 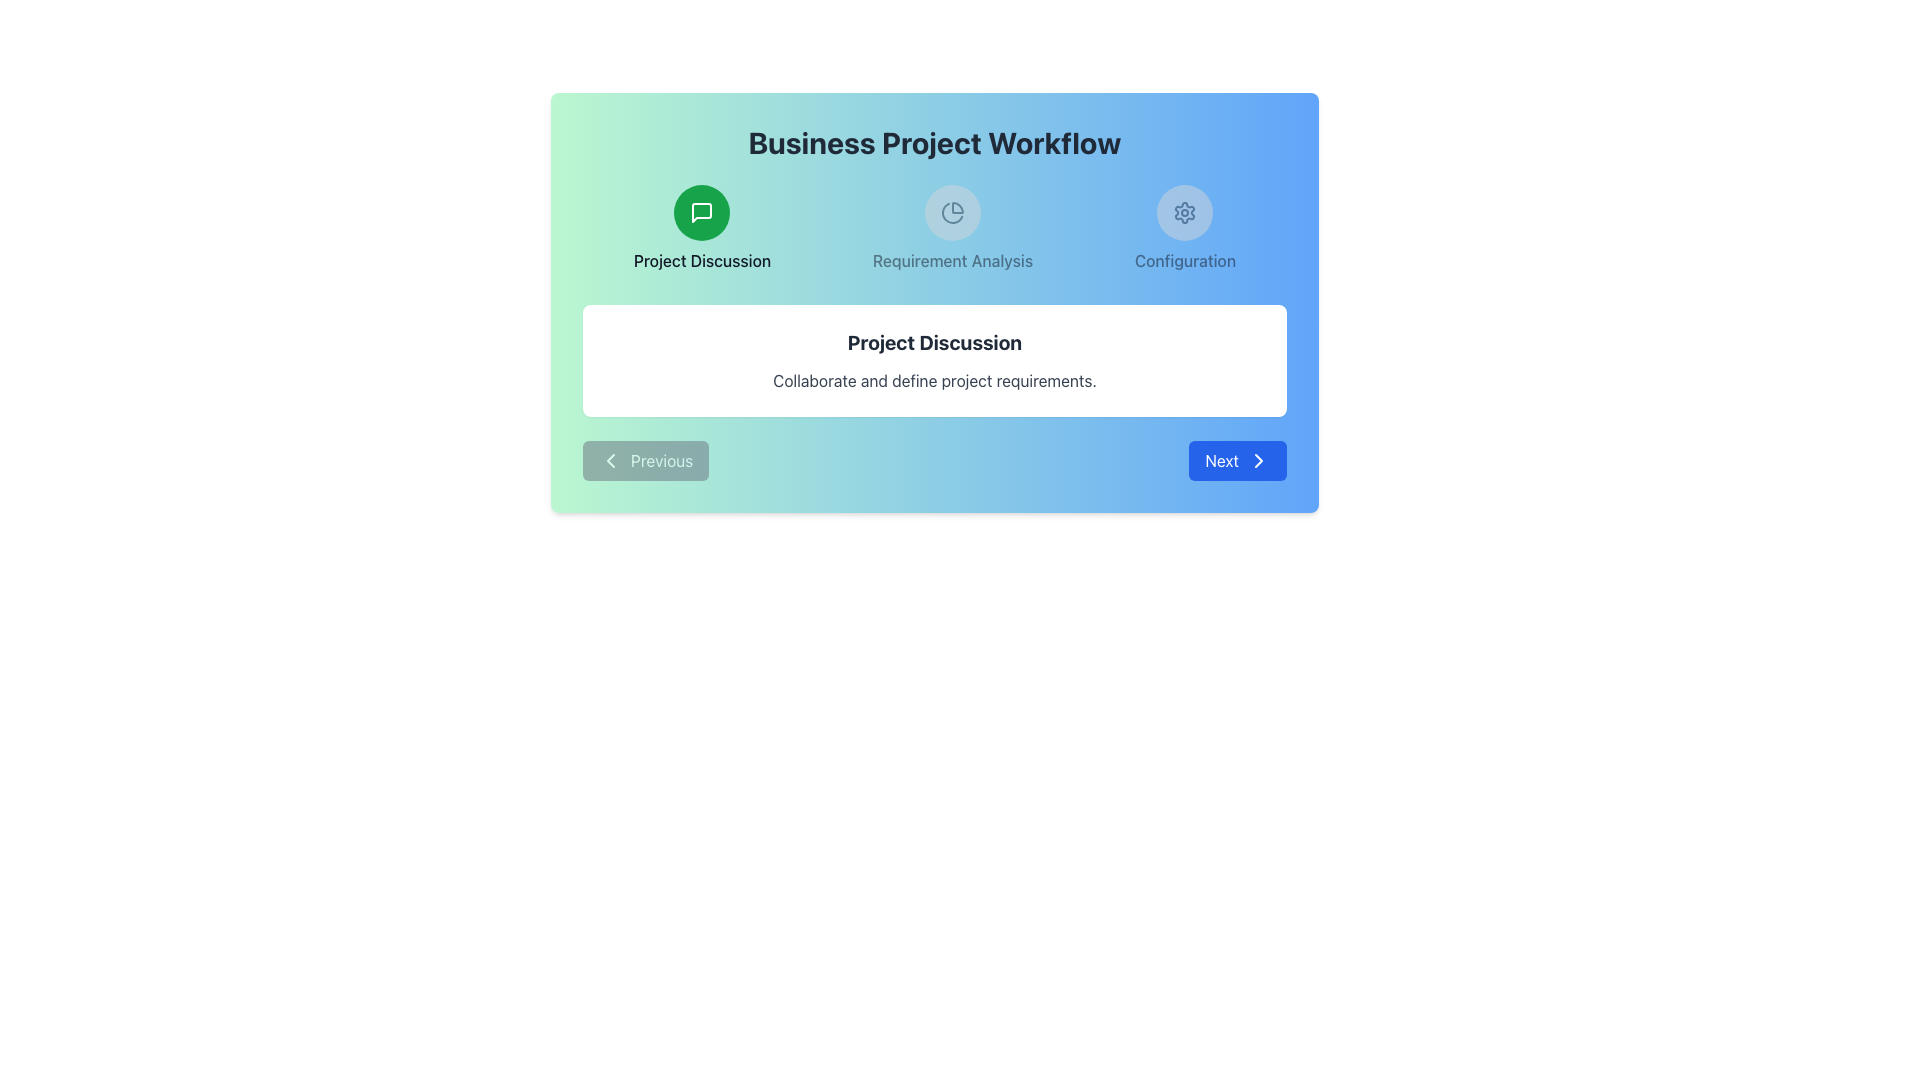 I want to click on the second segment of the progress bar labeled 'Requirement Analysis' within the Business Project Workflow card interface, so click(x=934, y=227).